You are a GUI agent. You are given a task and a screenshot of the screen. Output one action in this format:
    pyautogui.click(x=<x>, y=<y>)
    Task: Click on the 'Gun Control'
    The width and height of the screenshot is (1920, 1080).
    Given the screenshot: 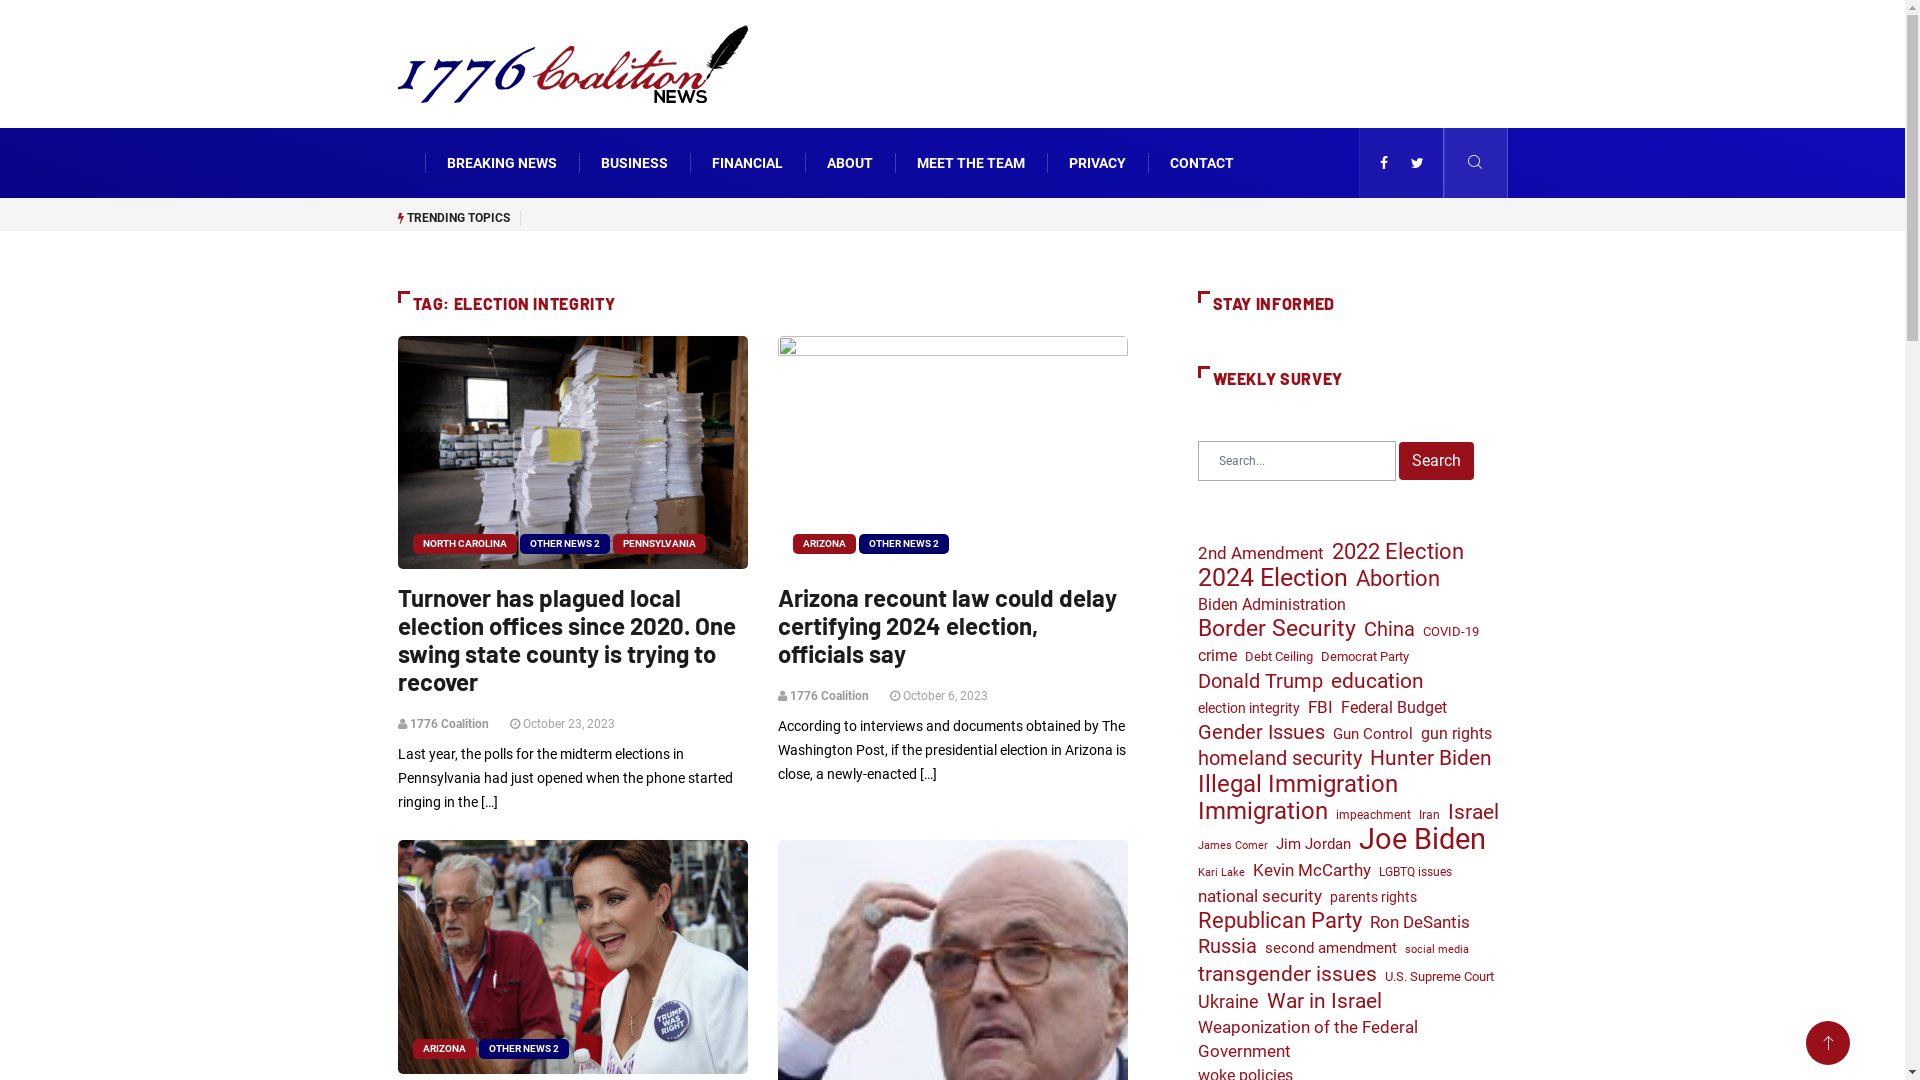 What is the action you would take?
    pyautogui.click(x=1371, y=733)
    